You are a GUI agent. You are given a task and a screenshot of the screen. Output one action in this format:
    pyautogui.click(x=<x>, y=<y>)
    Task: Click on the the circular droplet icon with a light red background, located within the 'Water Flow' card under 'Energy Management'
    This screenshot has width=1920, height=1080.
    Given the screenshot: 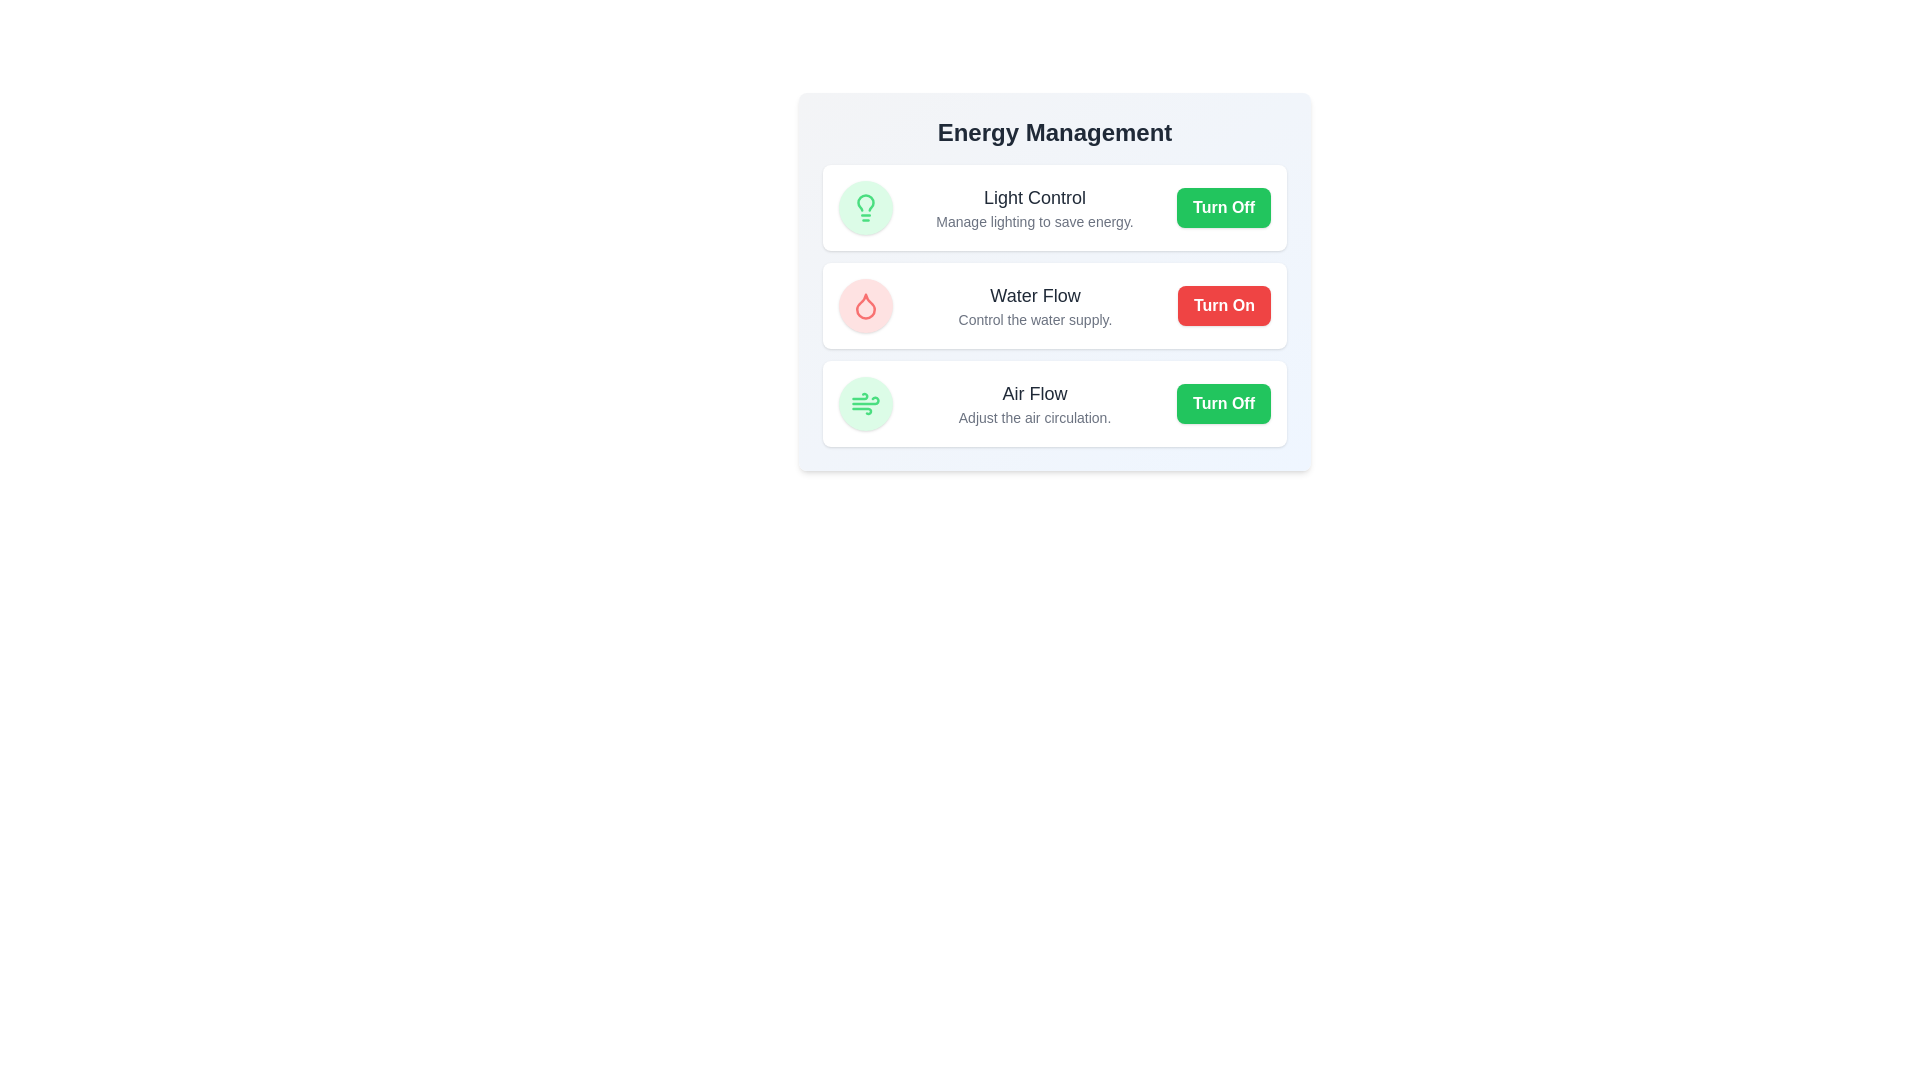 What is the action you would take?
    pyautogui.click(x=865, y=305)
    